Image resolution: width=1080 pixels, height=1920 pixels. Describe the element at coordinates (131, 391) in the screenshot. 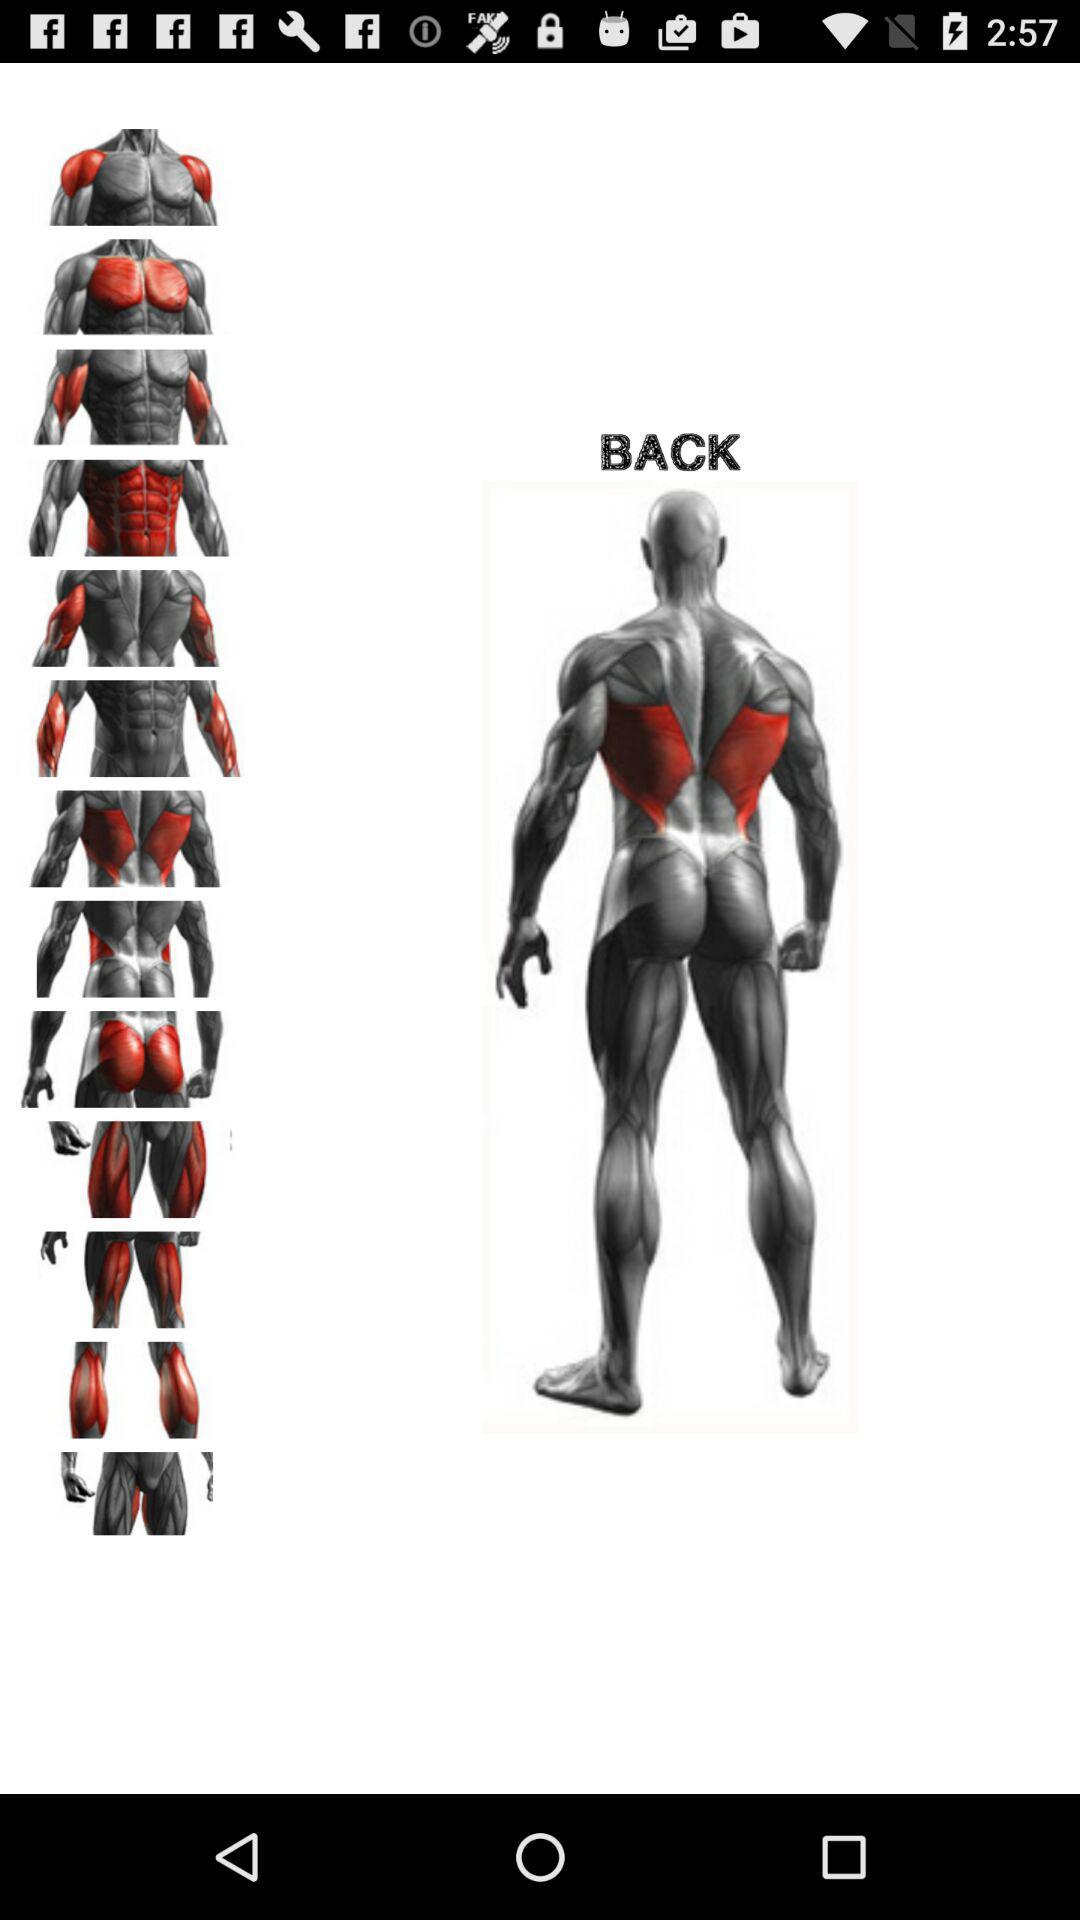

I see `grey back with red arms` at that location.